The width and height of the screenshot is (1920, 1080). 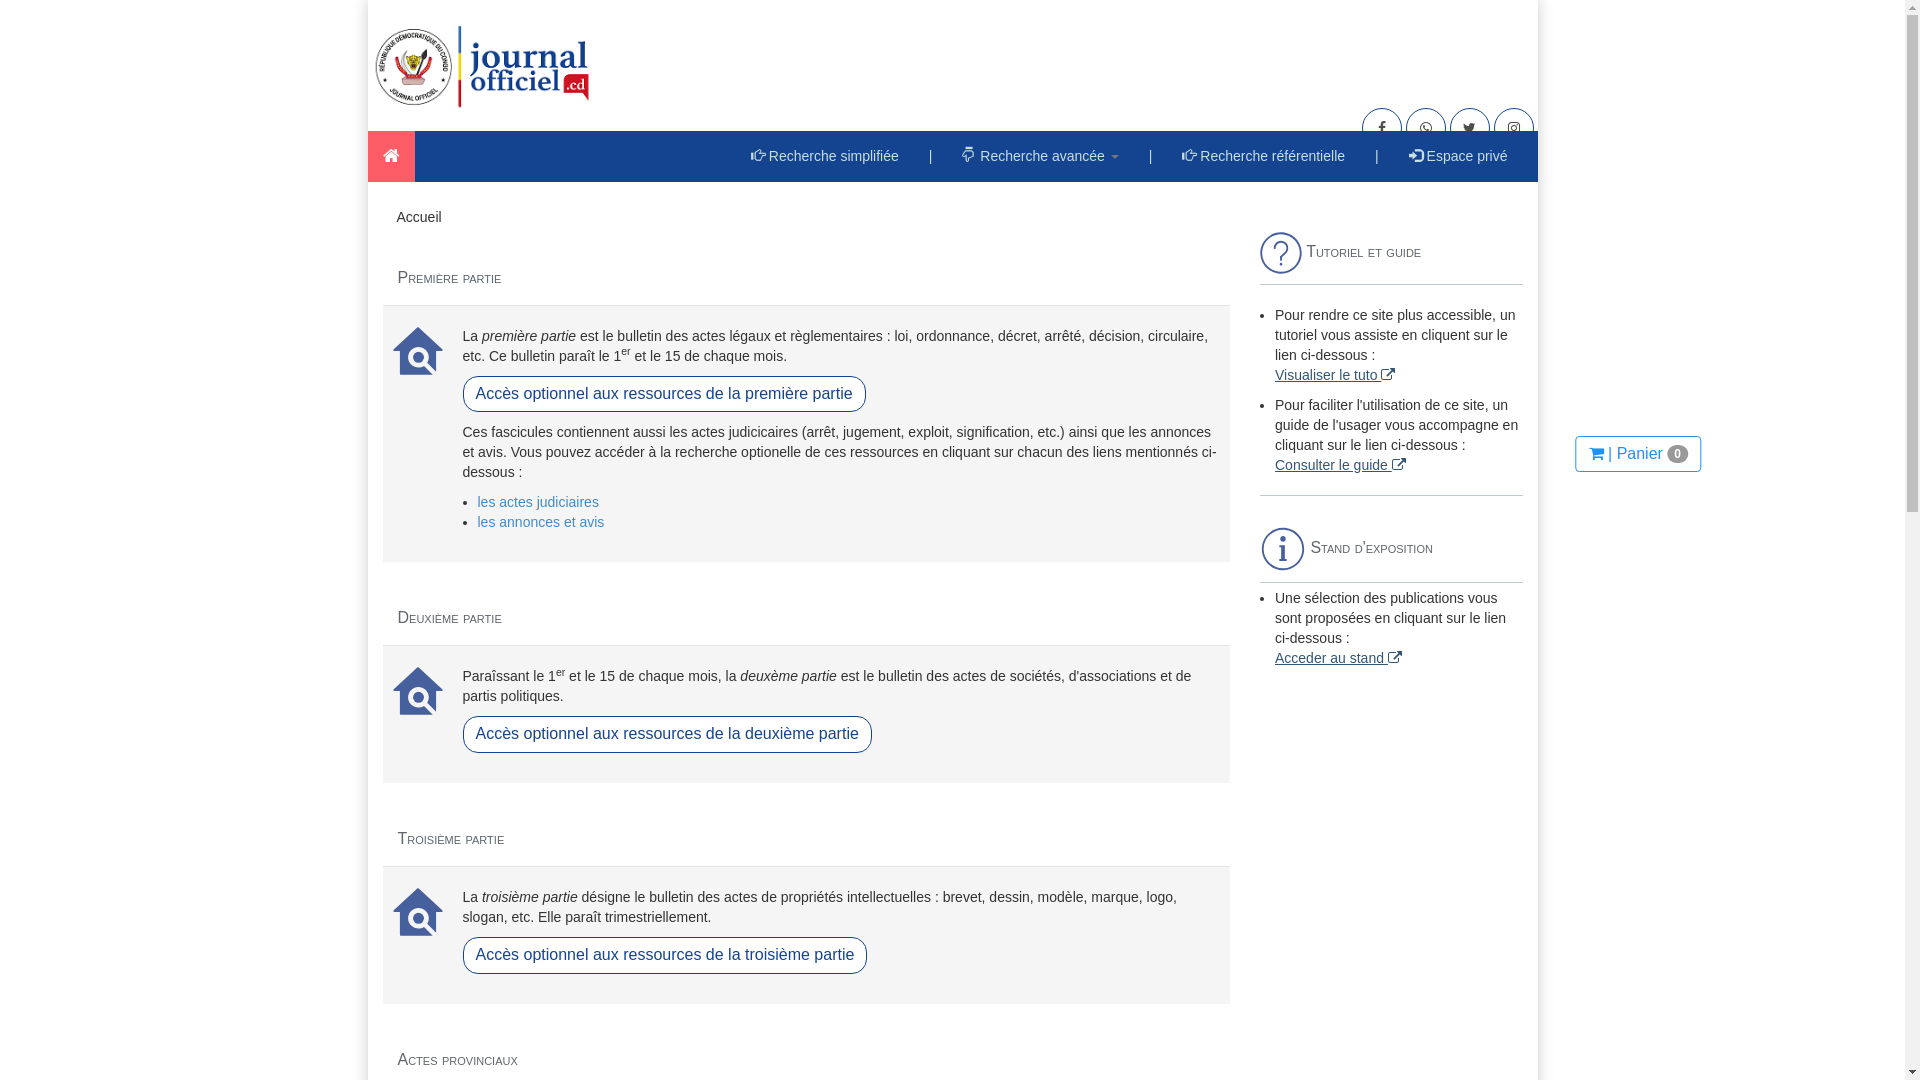 What do you see at coordinates (1469, 127) in the screenshot?
I see `'Twitter'` at bounding box center [1469, 127].